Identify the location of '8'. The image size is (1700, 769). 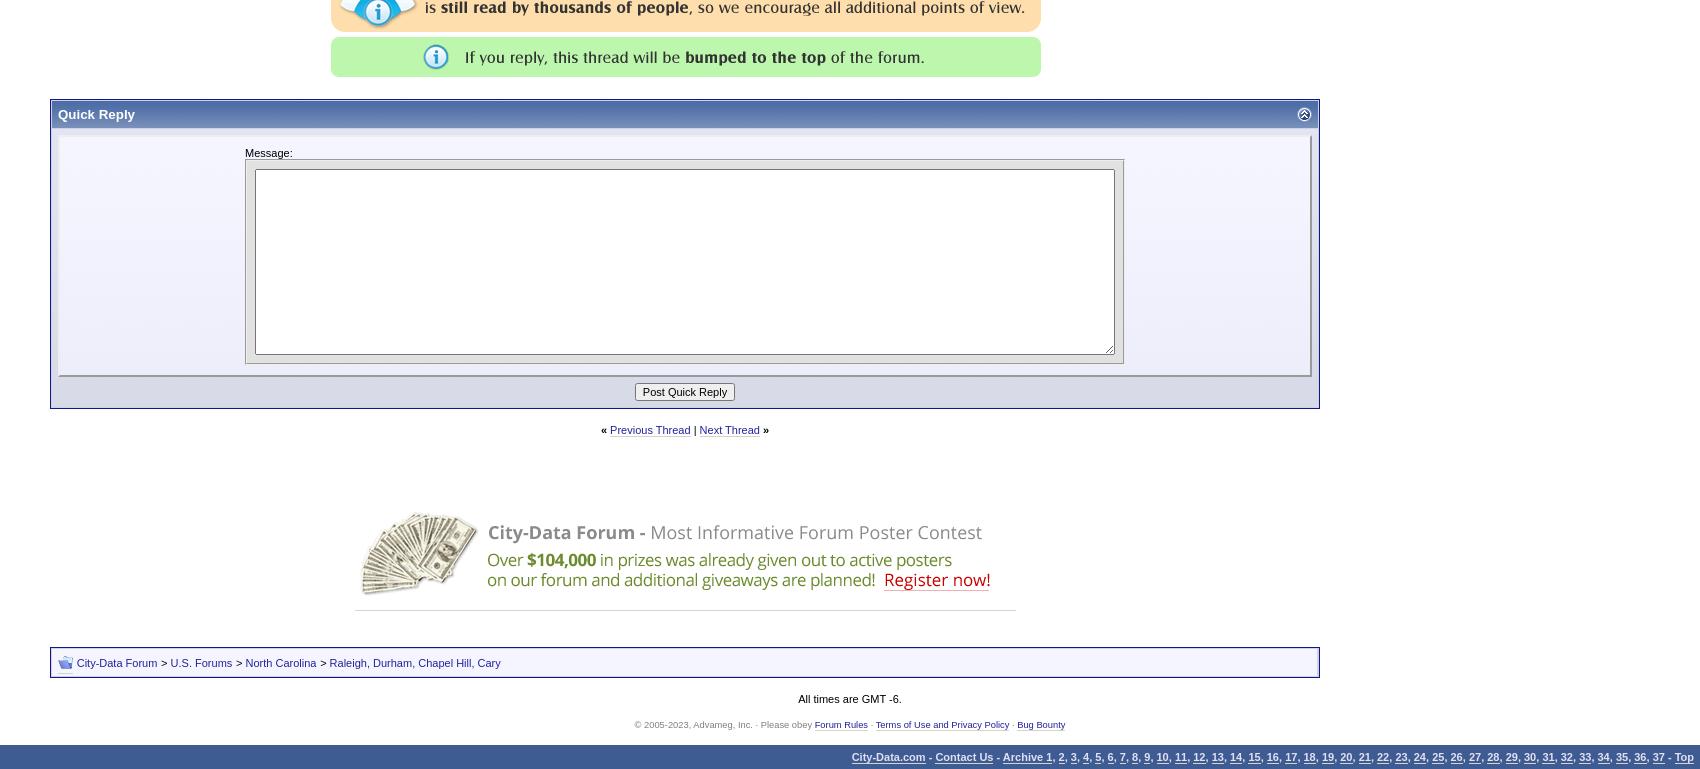
(1132, 756).